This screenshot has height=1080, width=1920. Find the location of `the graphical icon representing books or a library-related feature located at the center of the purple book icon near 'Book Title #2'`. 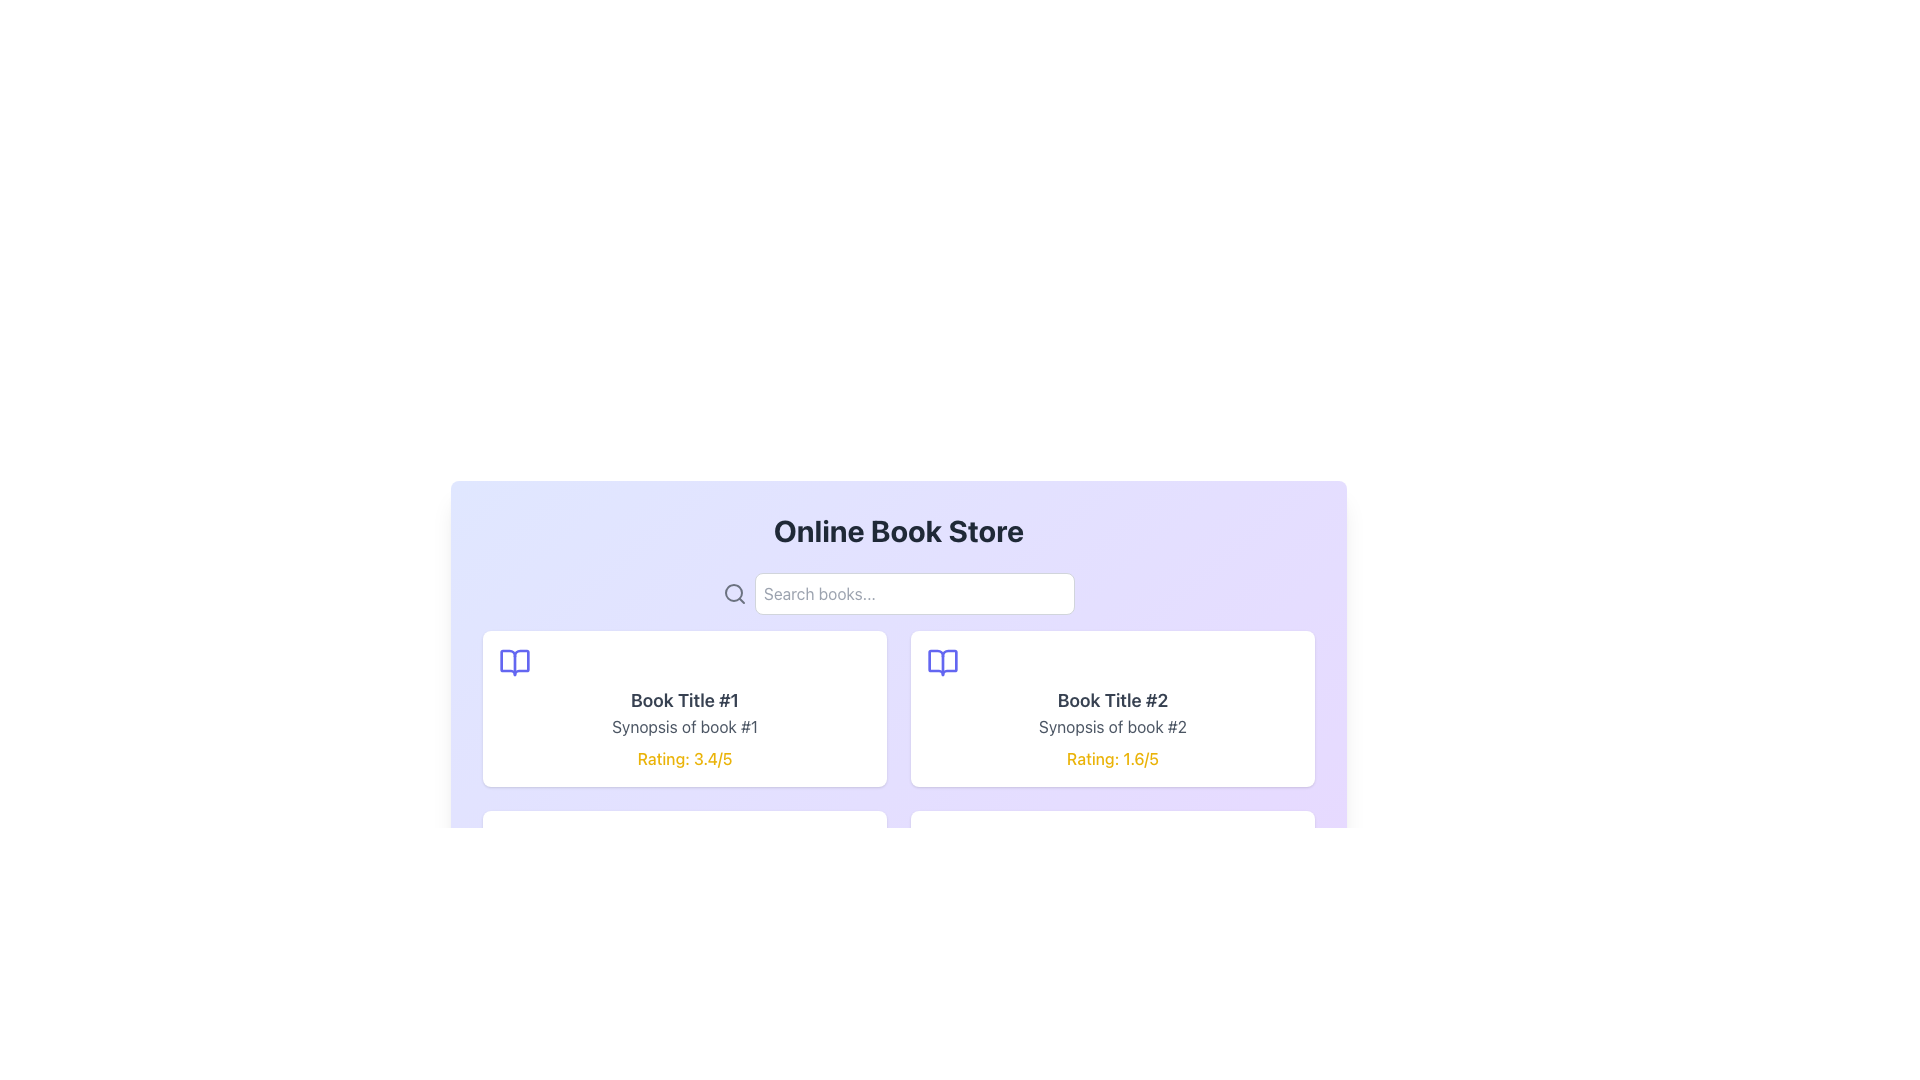

the graphical icon representing books or a library-related feature located at the center of the purple book icon near 'Book Title #2' is located at coordinates (514, 663).